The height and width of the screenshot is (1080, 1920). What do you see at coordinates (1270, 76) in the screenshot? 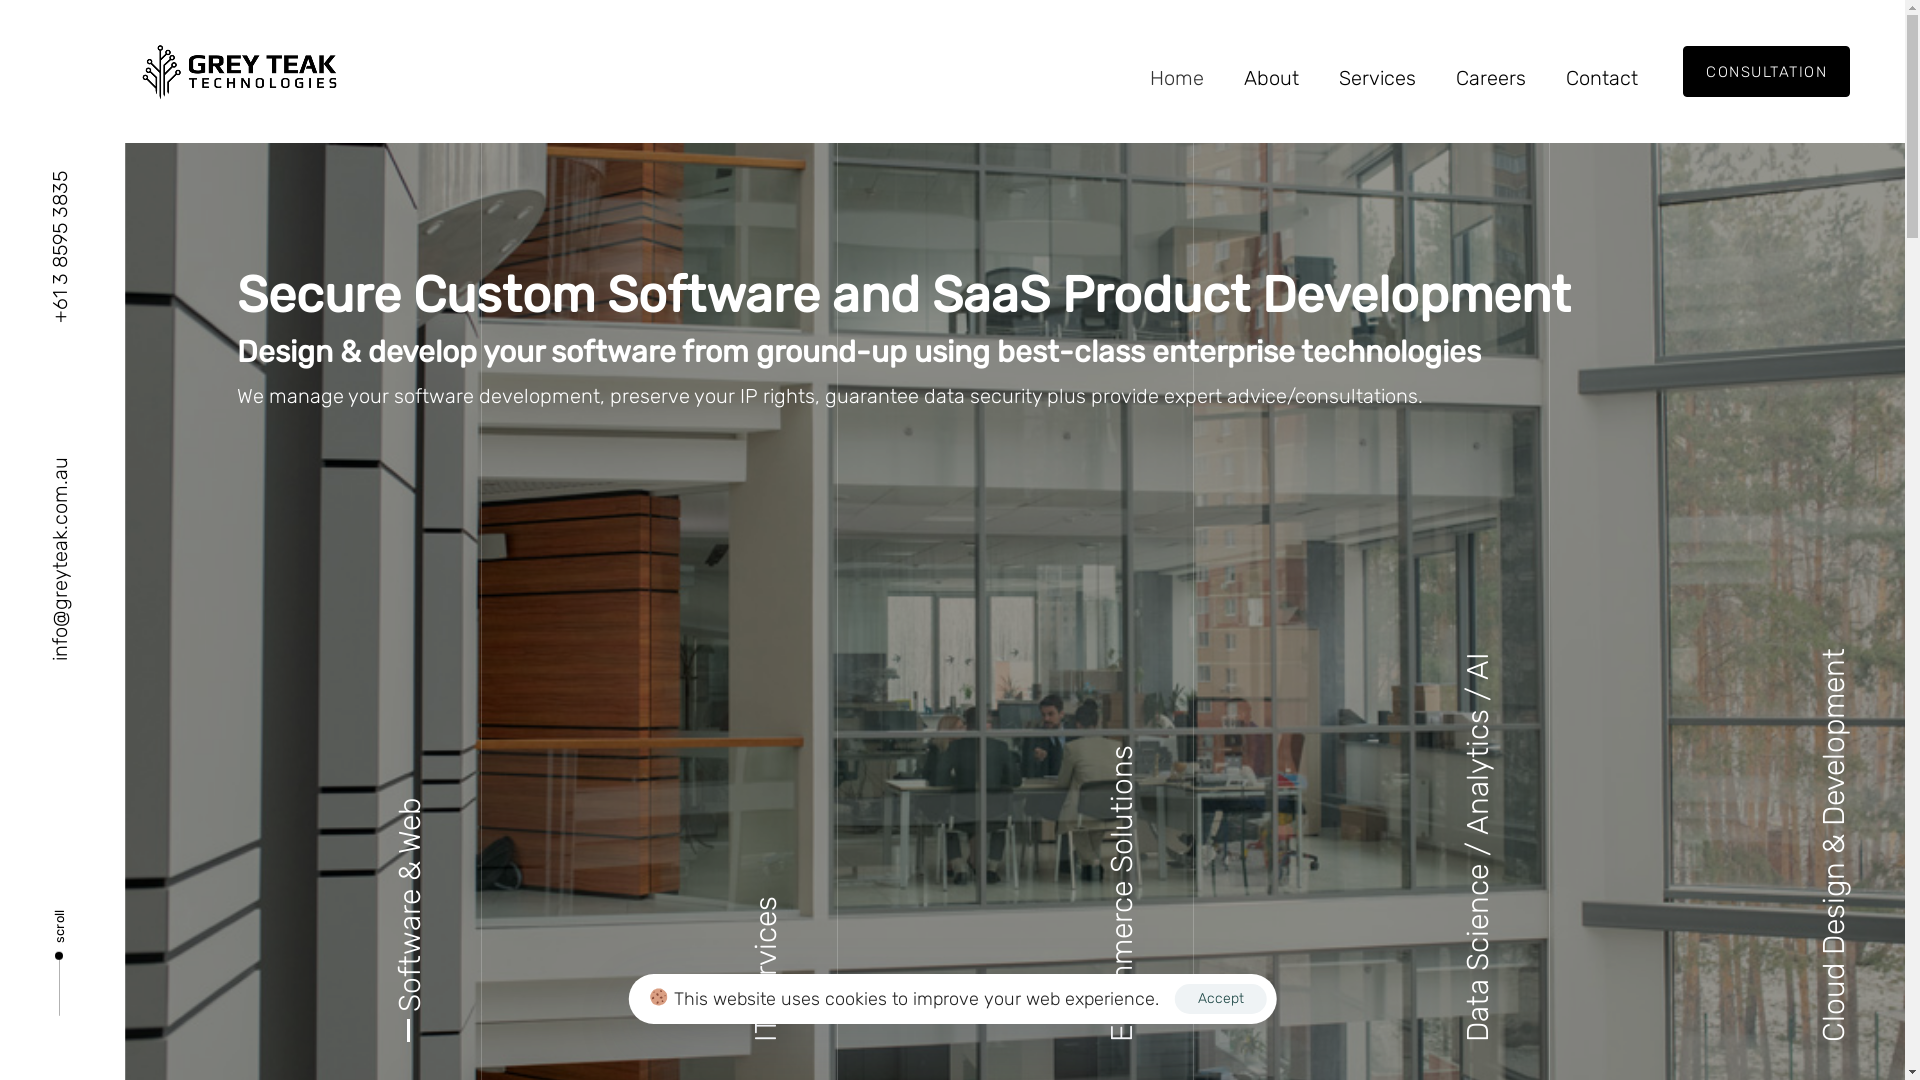
I see `'About'` at bounding box center [1270, 76].